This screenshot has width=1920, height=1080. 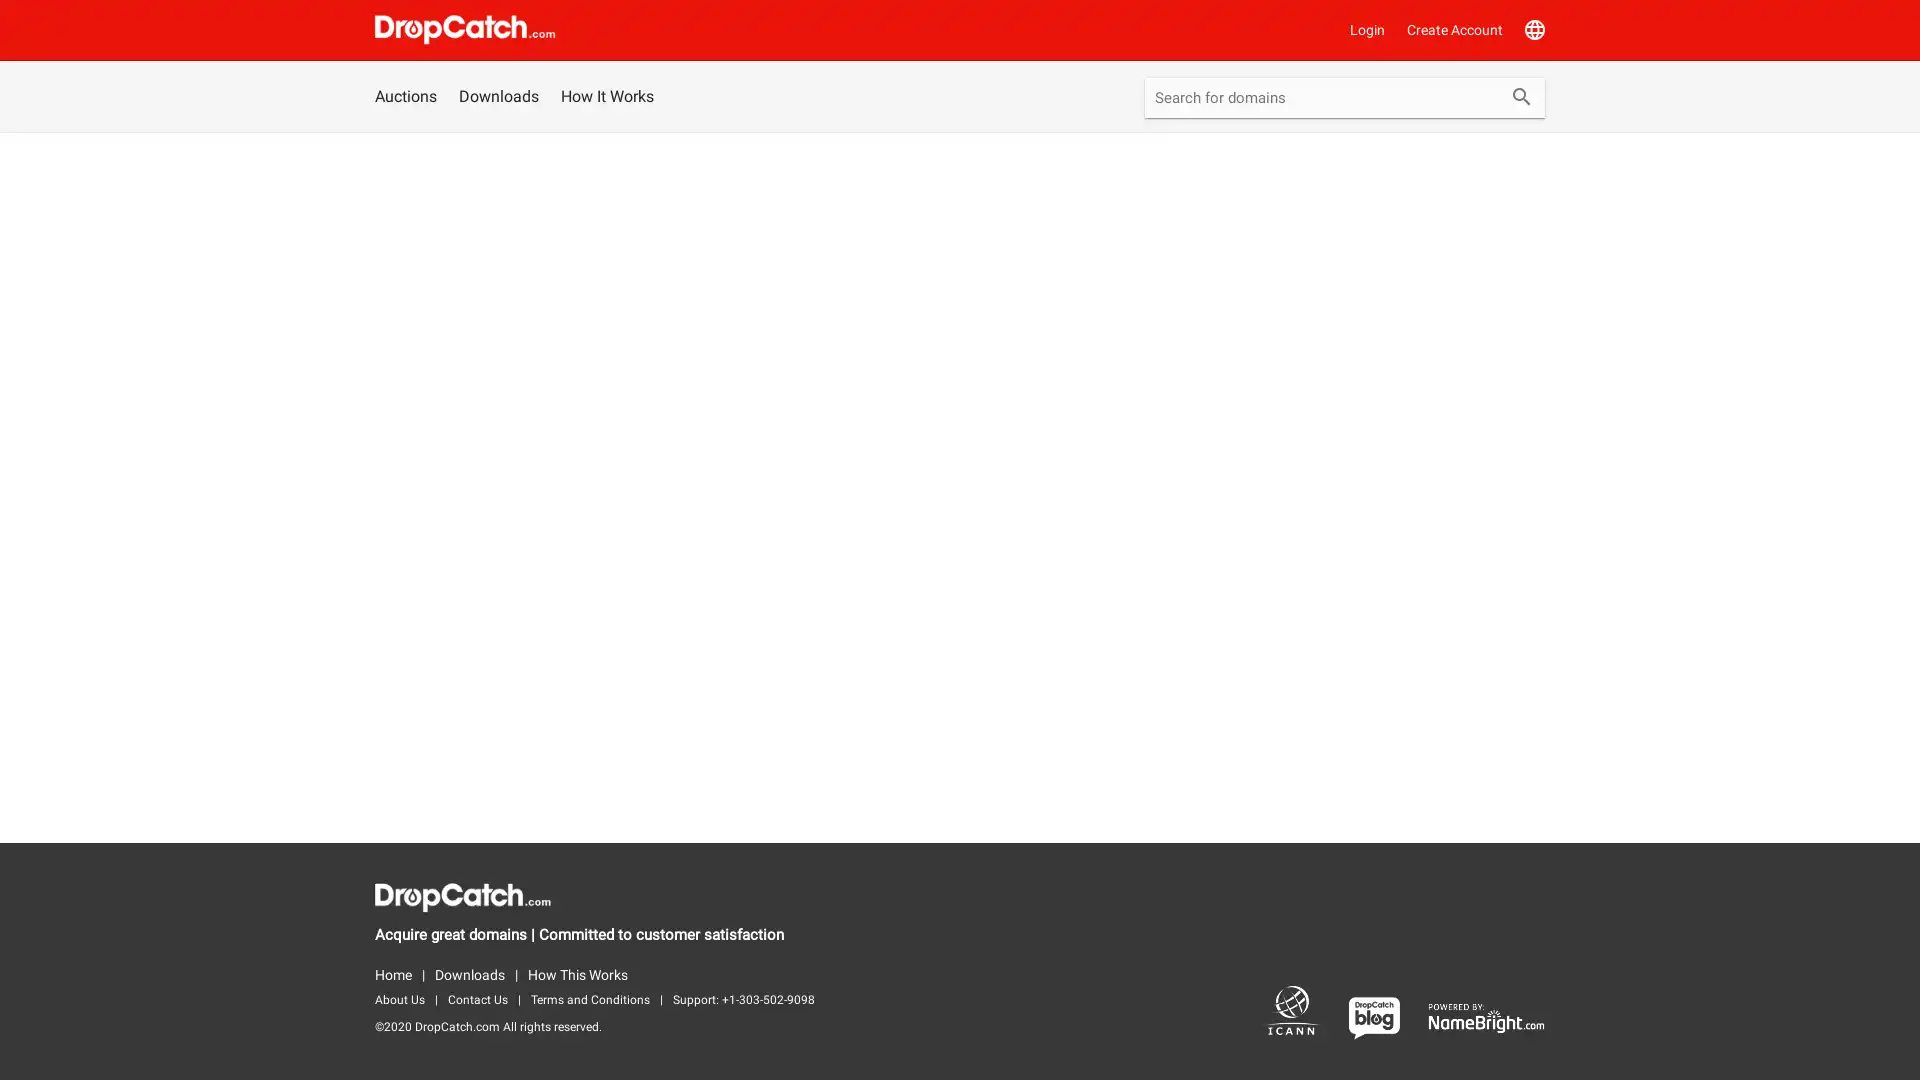 I want to click on Bid, so click(x=1502, y=316).